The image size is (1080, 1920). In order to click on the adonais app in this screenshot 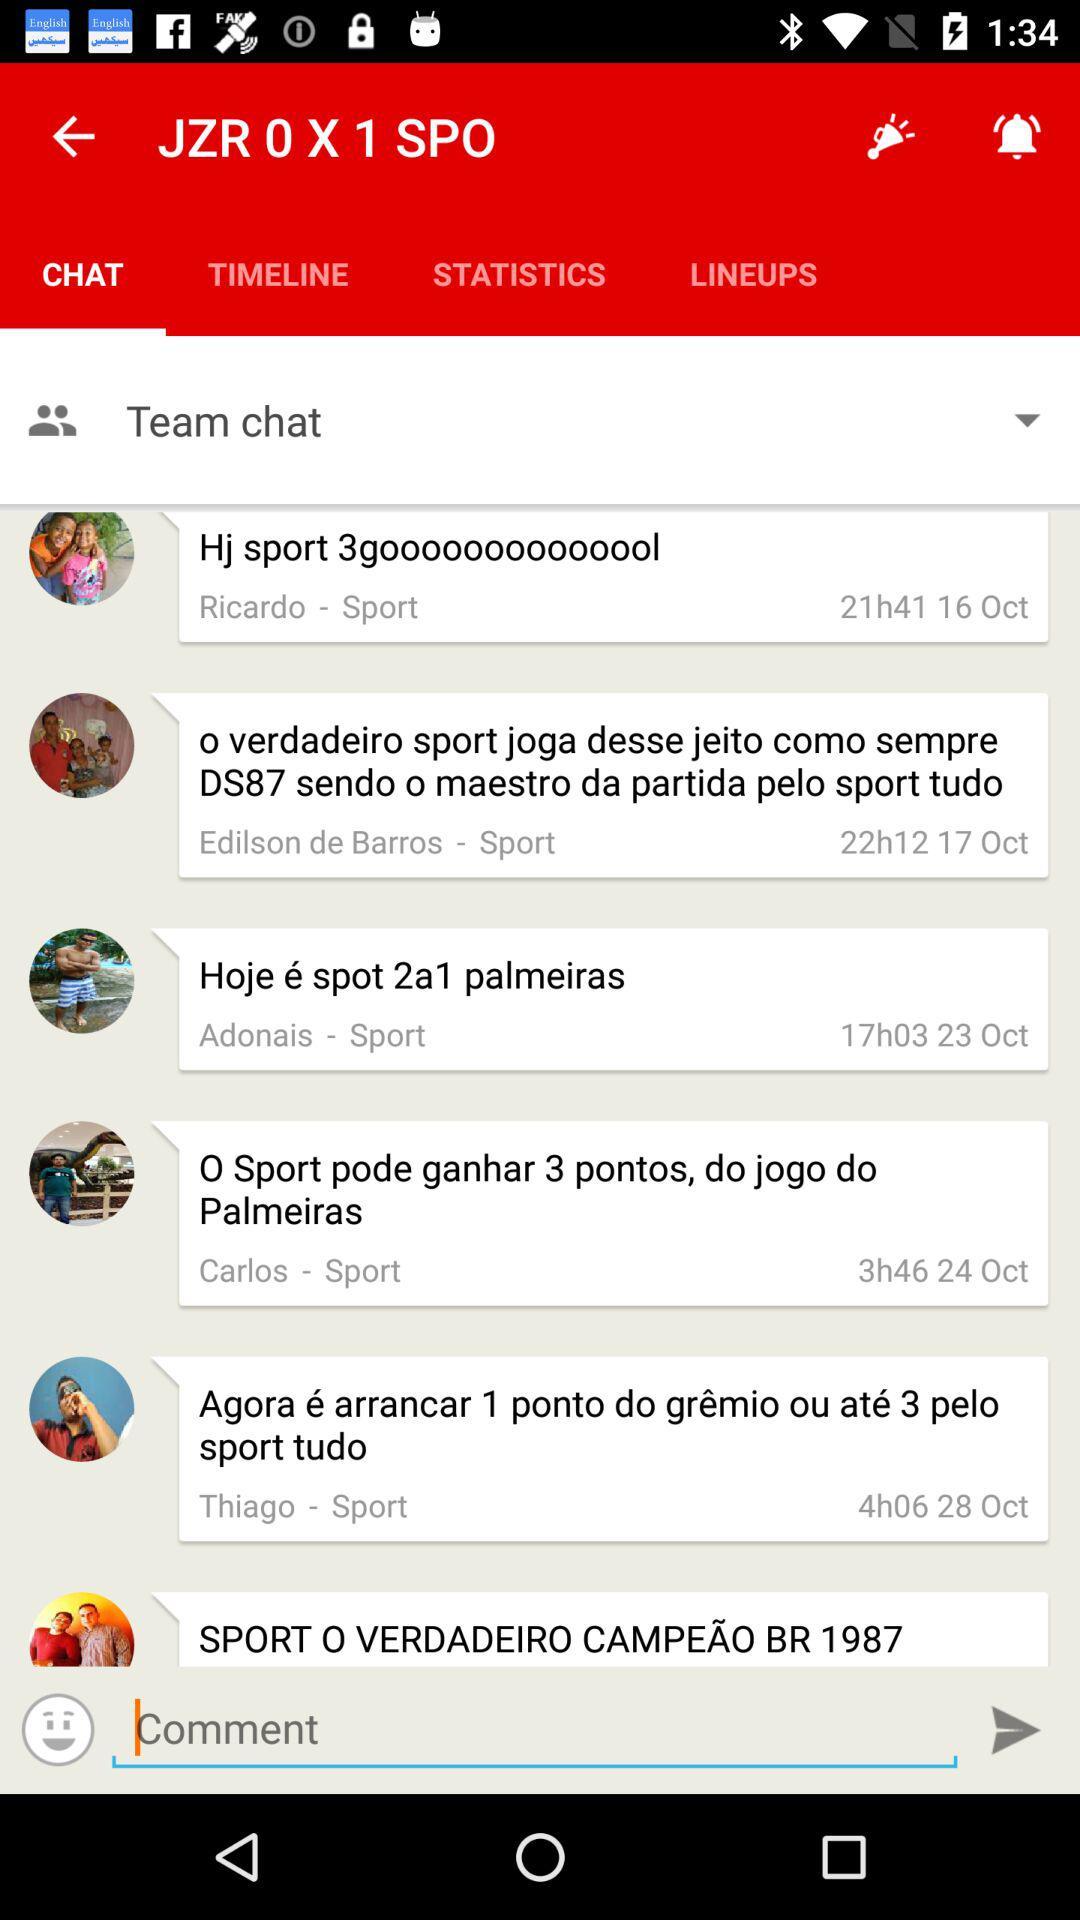, I will do `click(255, 1033)`.